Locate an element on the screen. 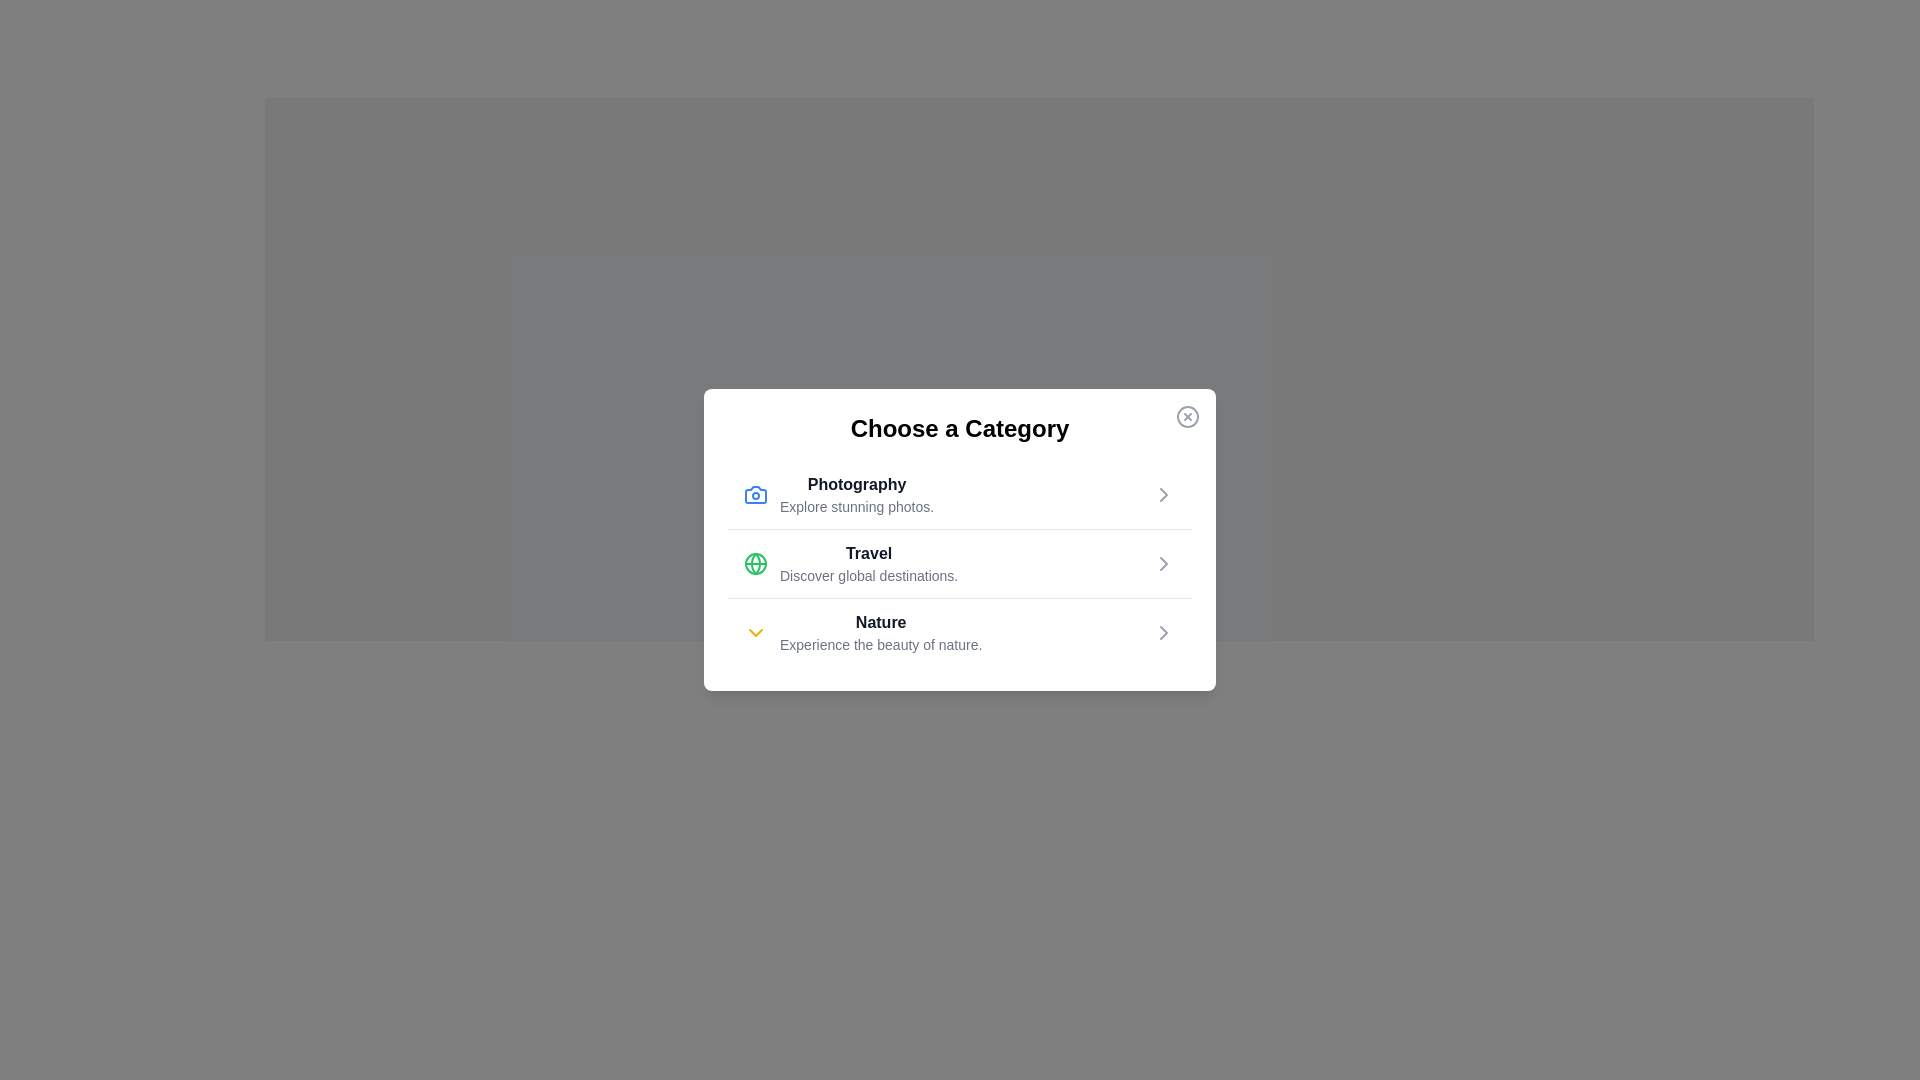 This screenshot has height=1080, width=1920. the circular area of the close button located in the top-right corner of the 'Choose a Category' dialog is located at coordinates (1188, 415).